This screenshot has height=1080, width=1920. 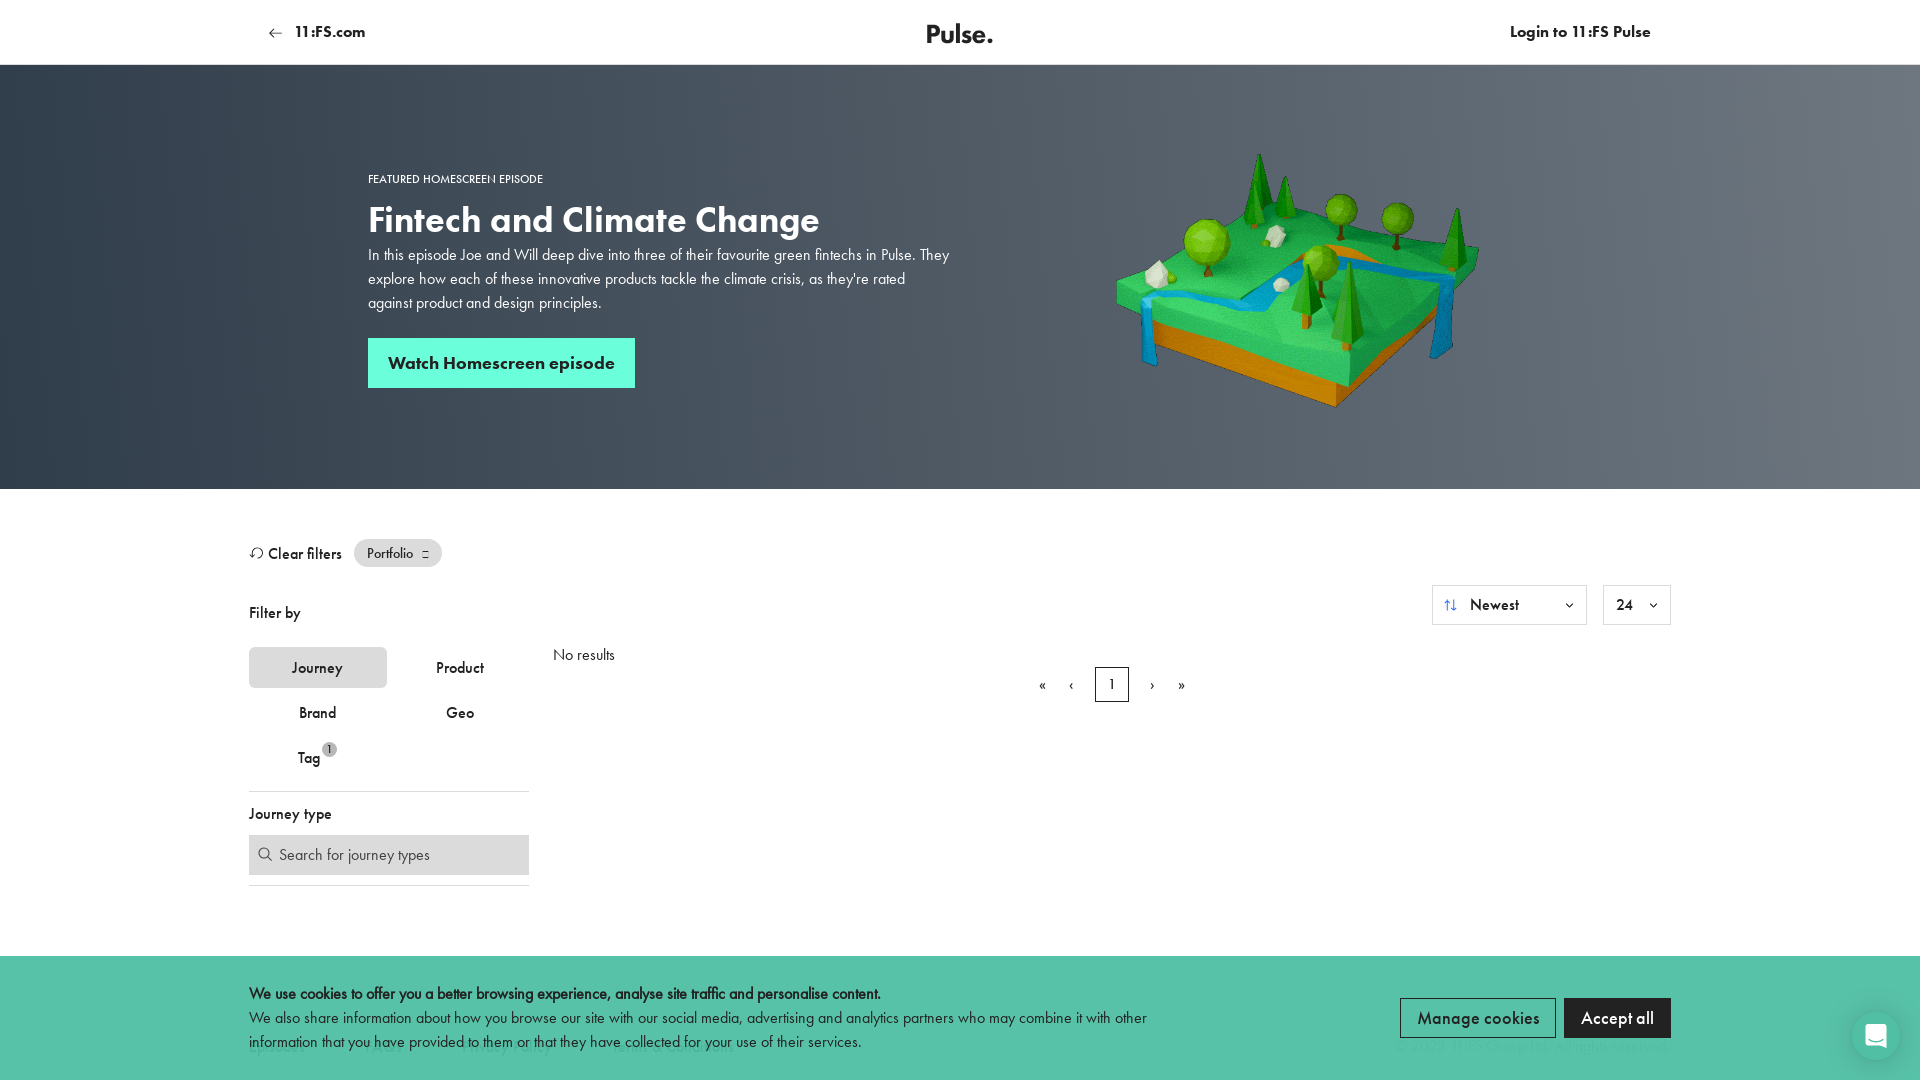 I want to click on 'Watch Homescreen episode', so click(x=501, y=362).